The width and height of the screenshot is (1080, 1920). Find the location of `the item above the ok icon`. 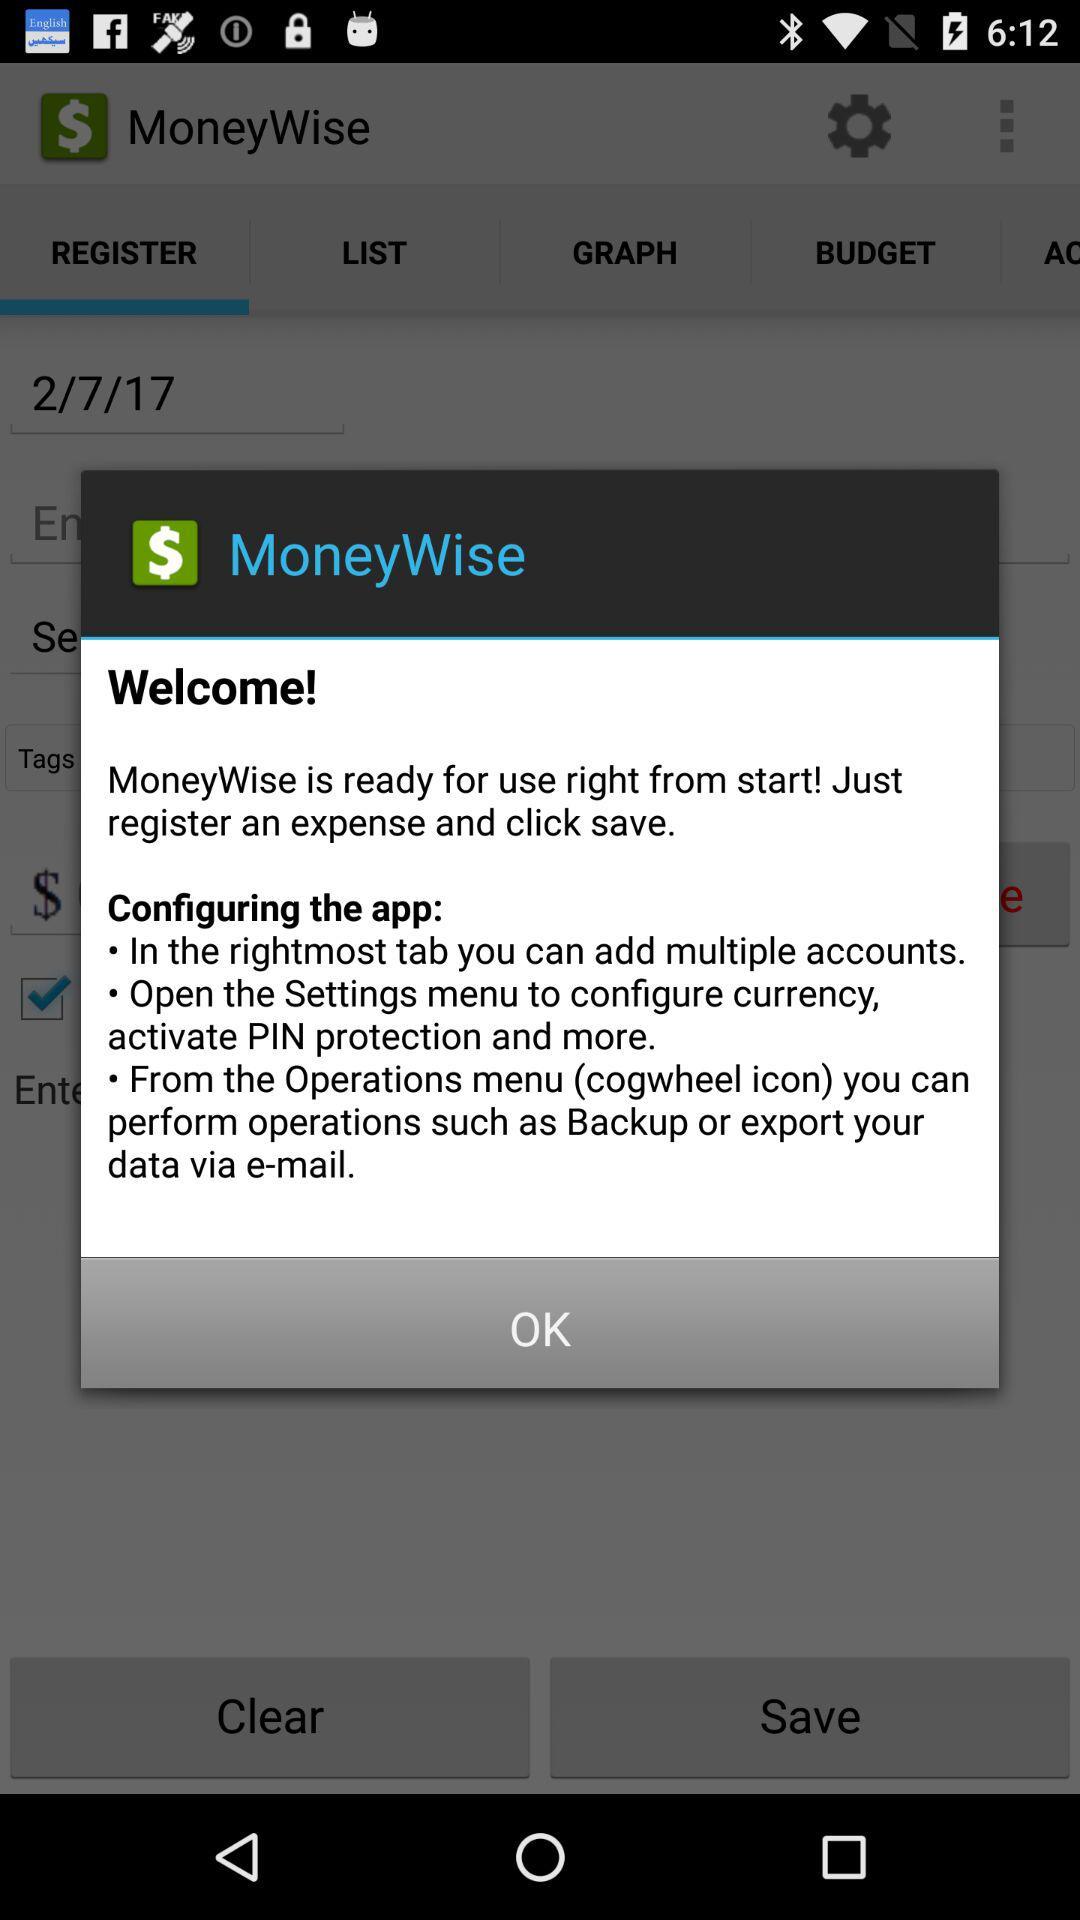

the item above the ok icon is located at coordinates (540, 940).